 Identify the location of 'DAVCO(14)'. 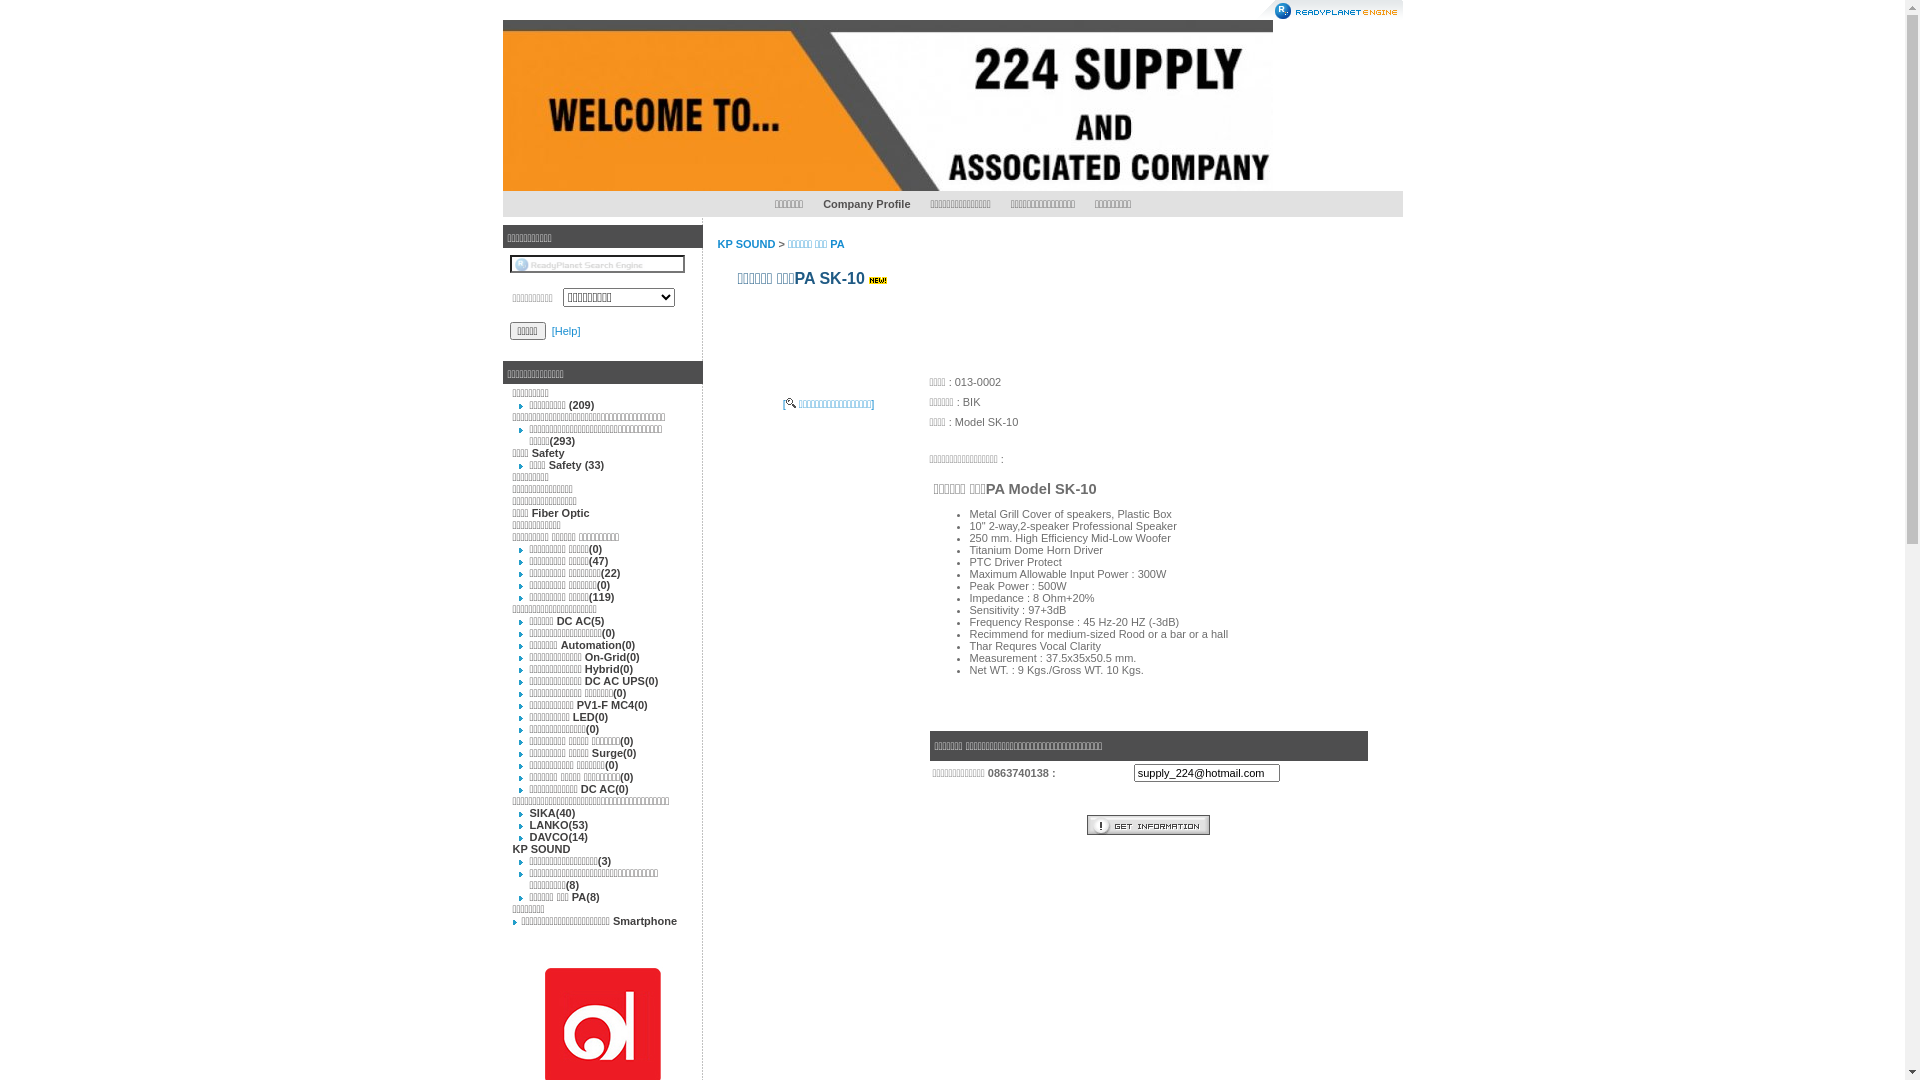
(558, 837).